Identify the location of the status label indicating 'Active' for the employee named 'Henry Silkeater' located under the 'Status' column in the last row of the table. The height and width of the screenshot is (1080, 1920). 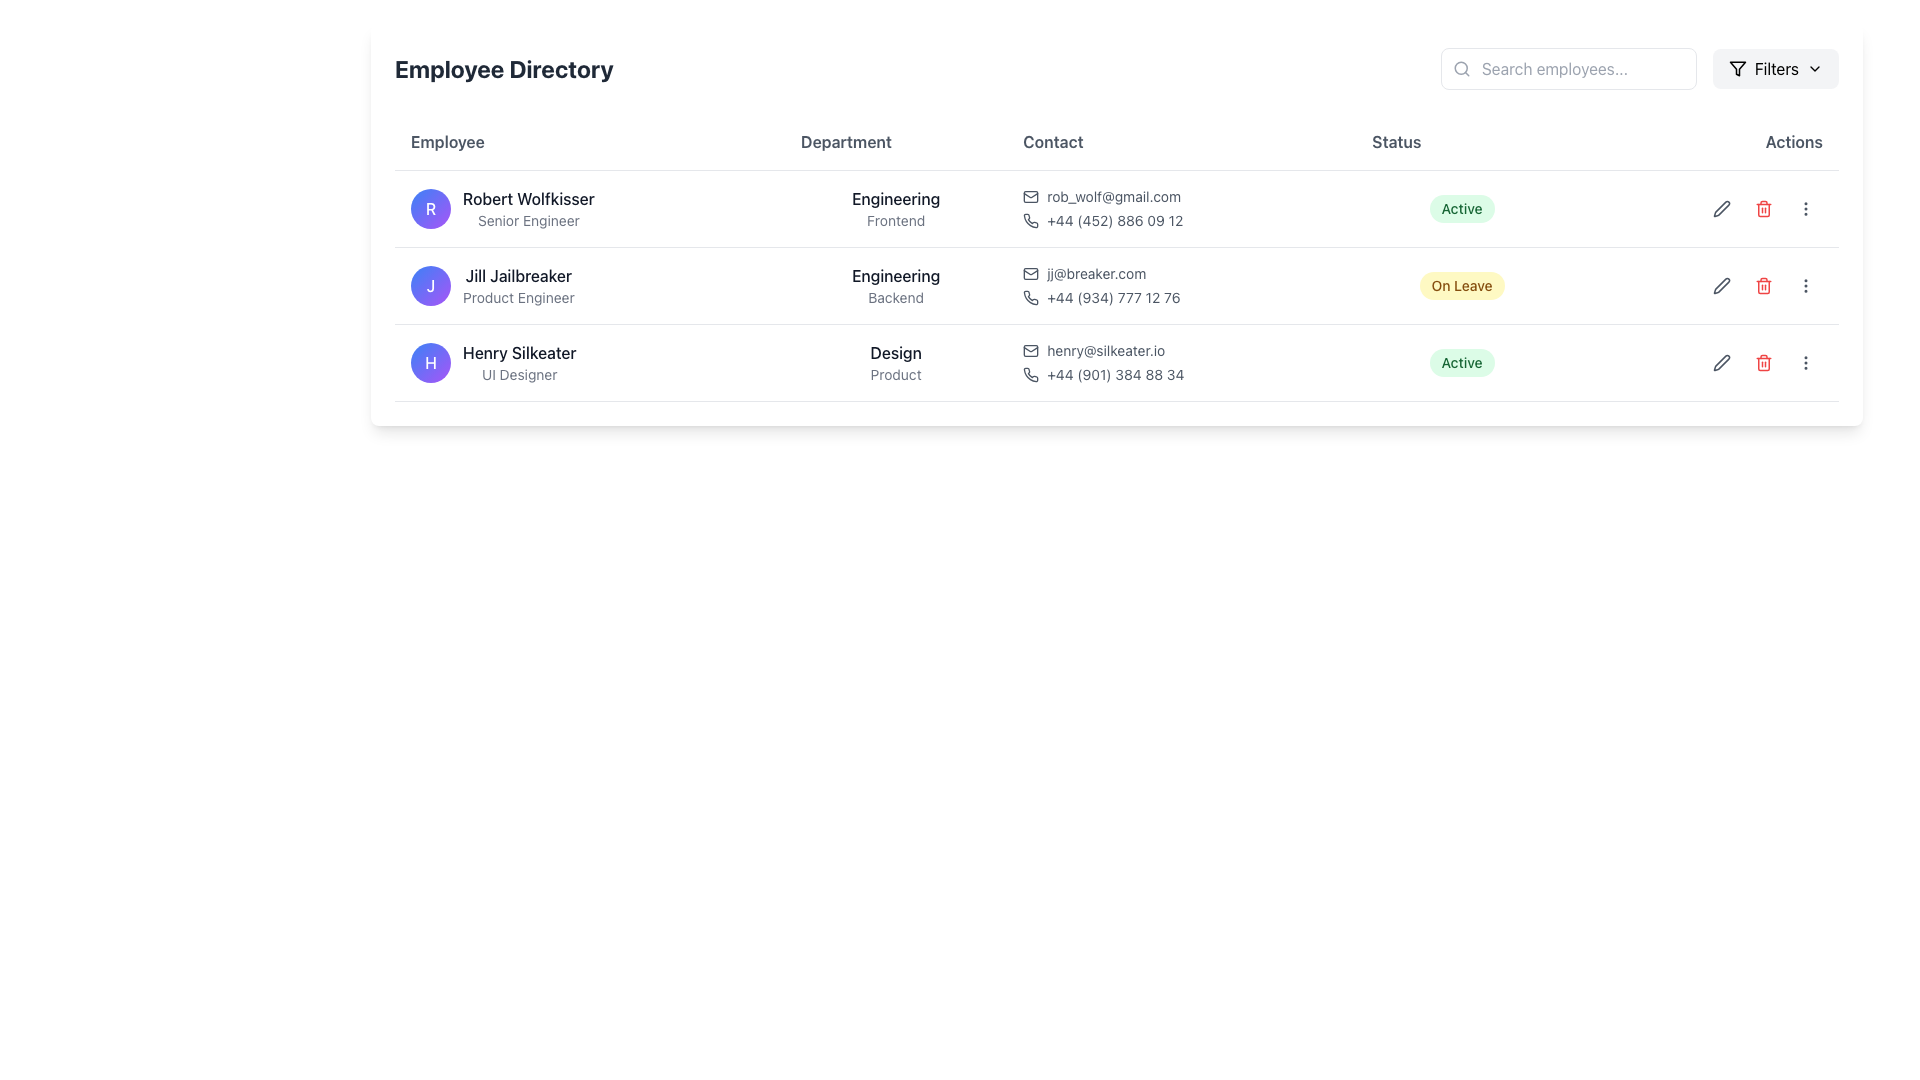
(1462, 362).